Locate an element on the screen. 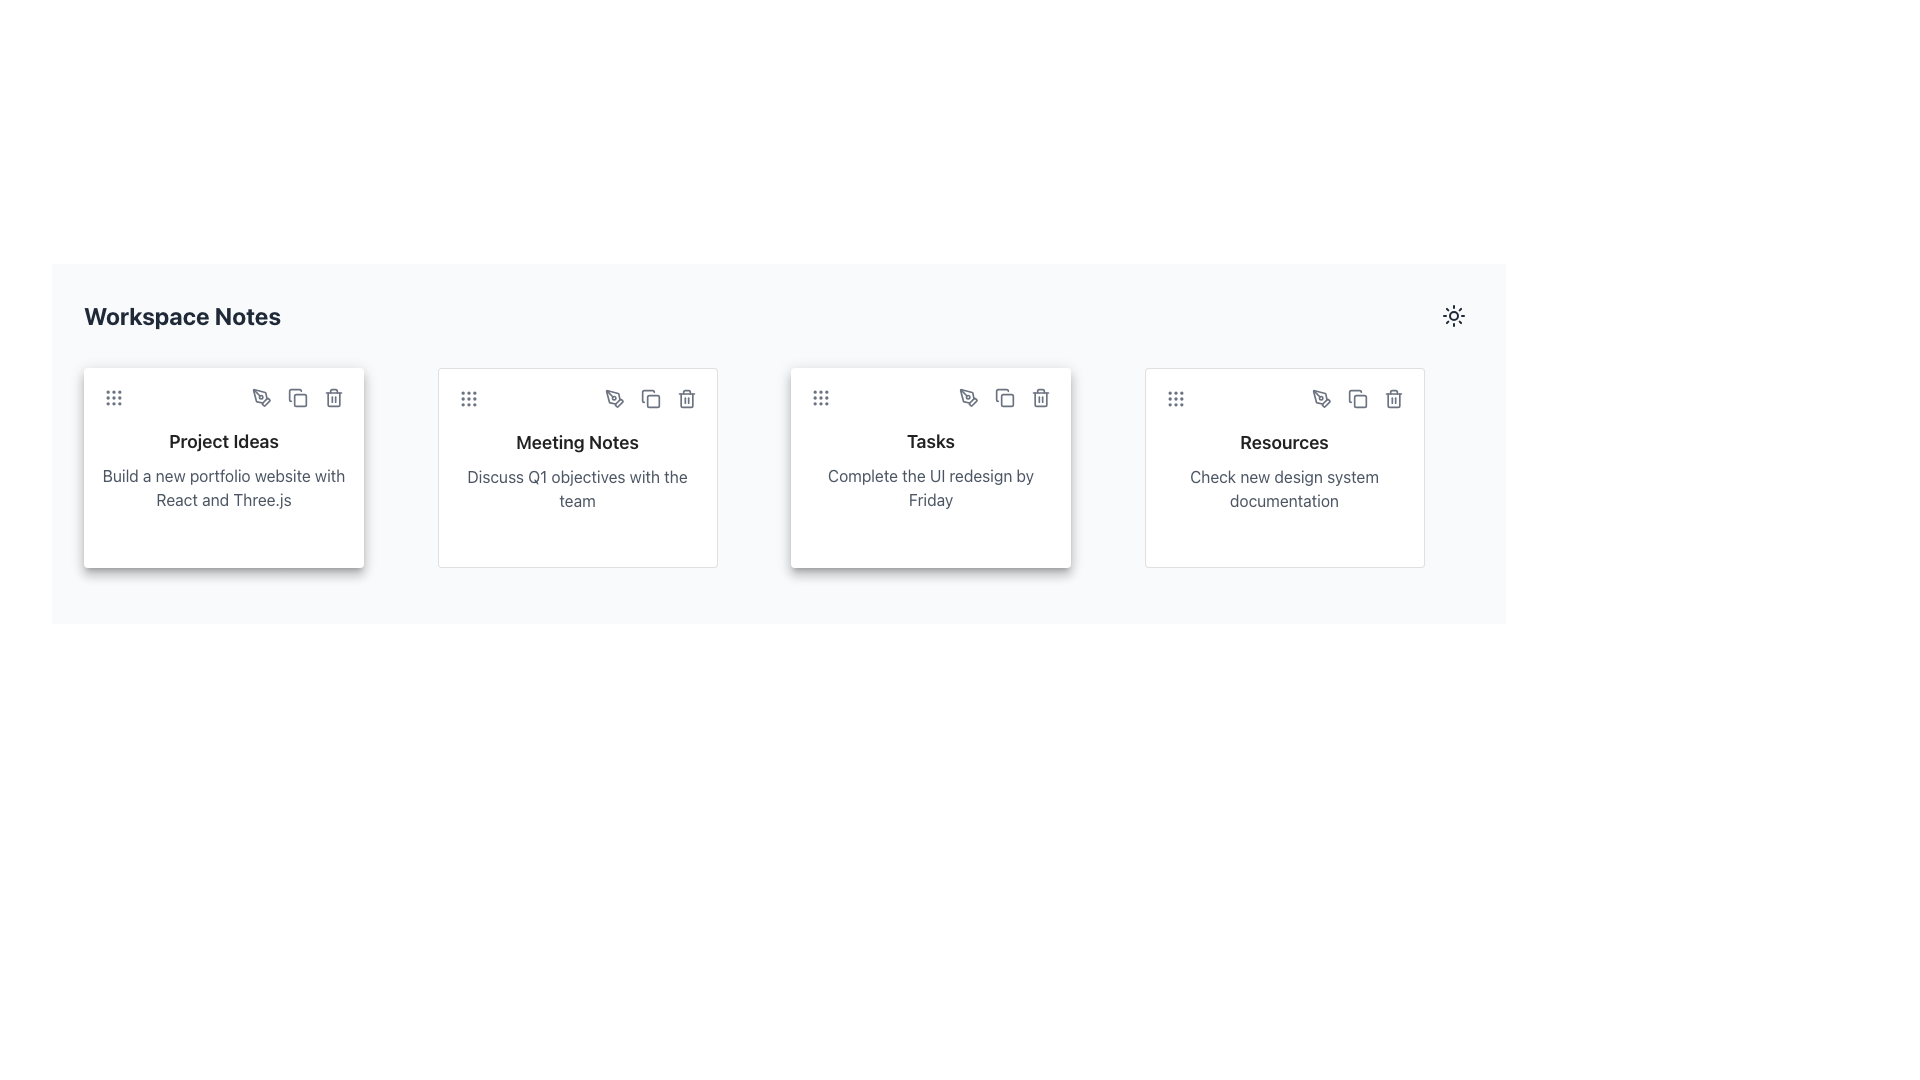  the drag handle icon, which is a grid of nine small gray circles, located in the top-left corner of the 'Project Ideas' note card in the 'Workspace Notes' section is located at coordinates (113, 397).